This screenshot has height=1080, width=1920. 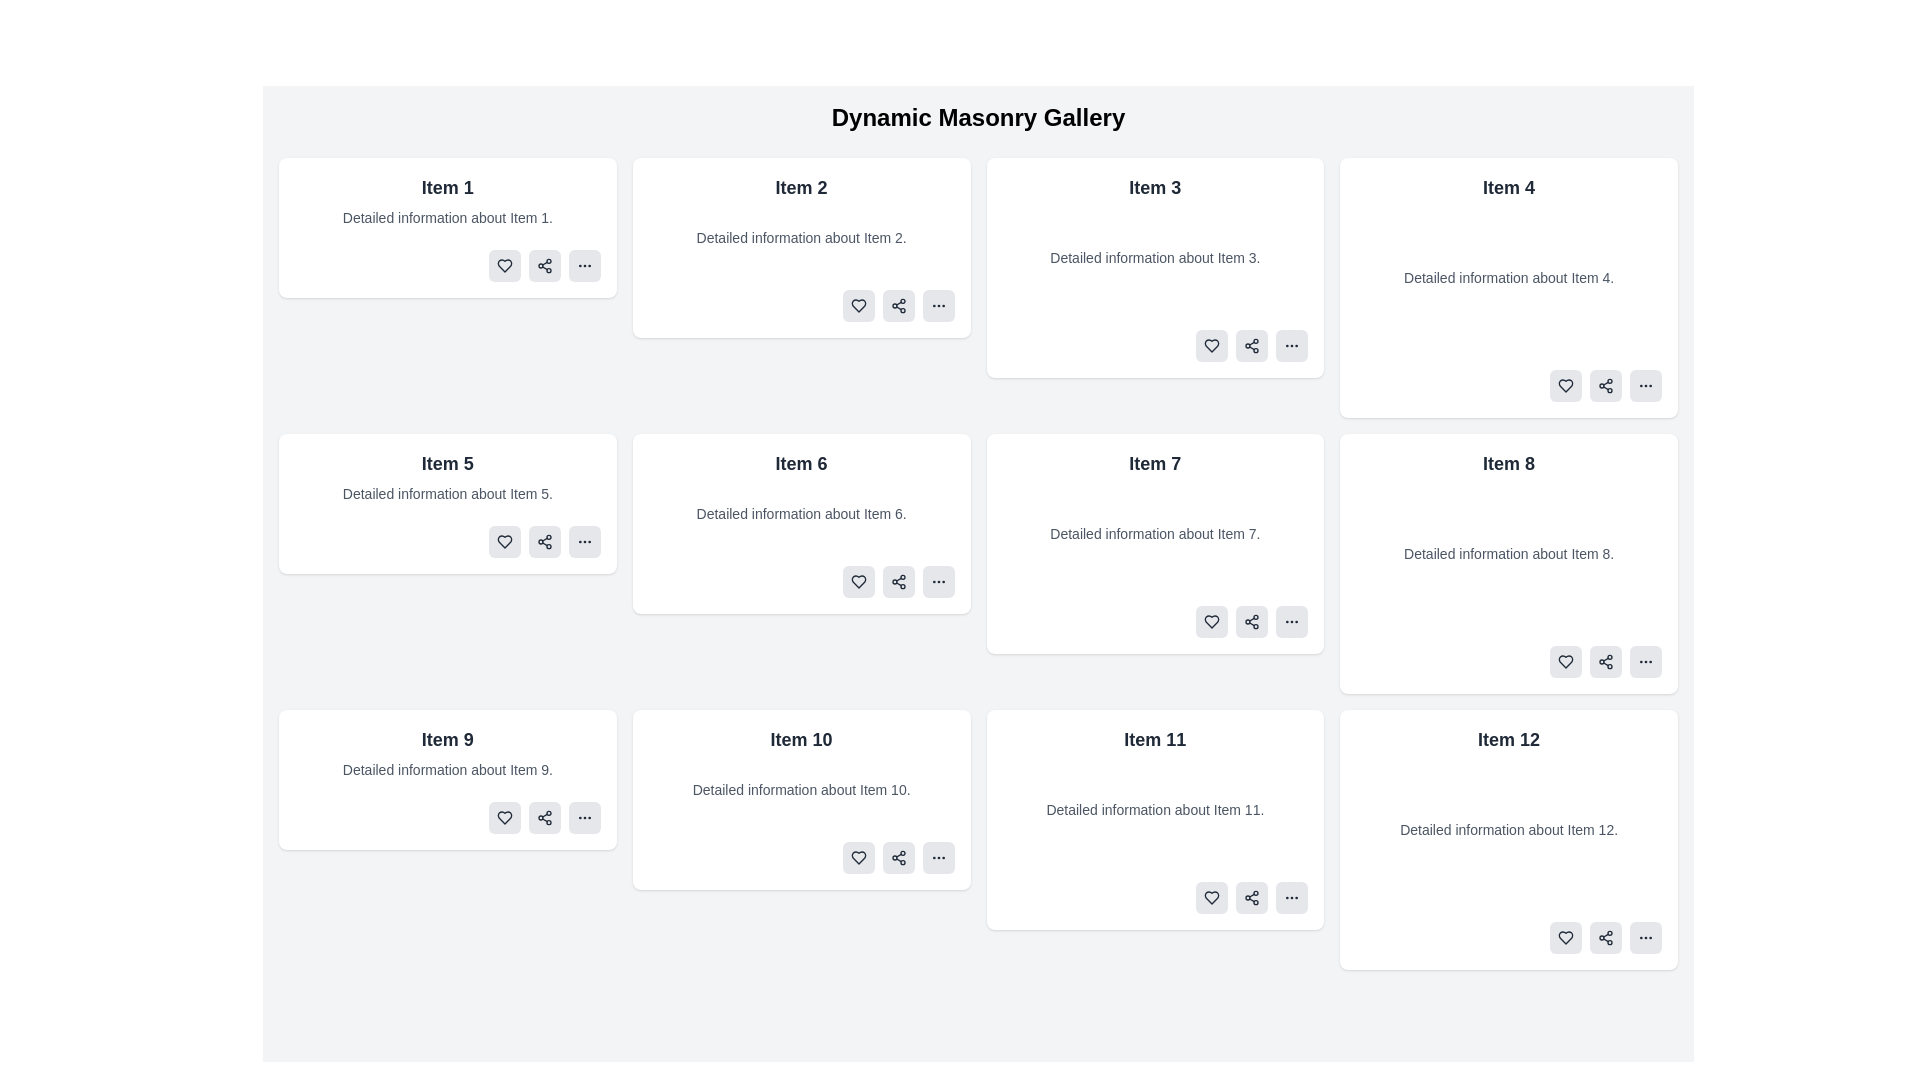 What do you see at coordinates (1251, 897) in the screenshot?
I see `the small, rounded square button with a gray background and a share icon in the center, located between the heart-shaped button and the ellipsis button on the card labeled 'Item 11'` at bounding box center [1251, 897].